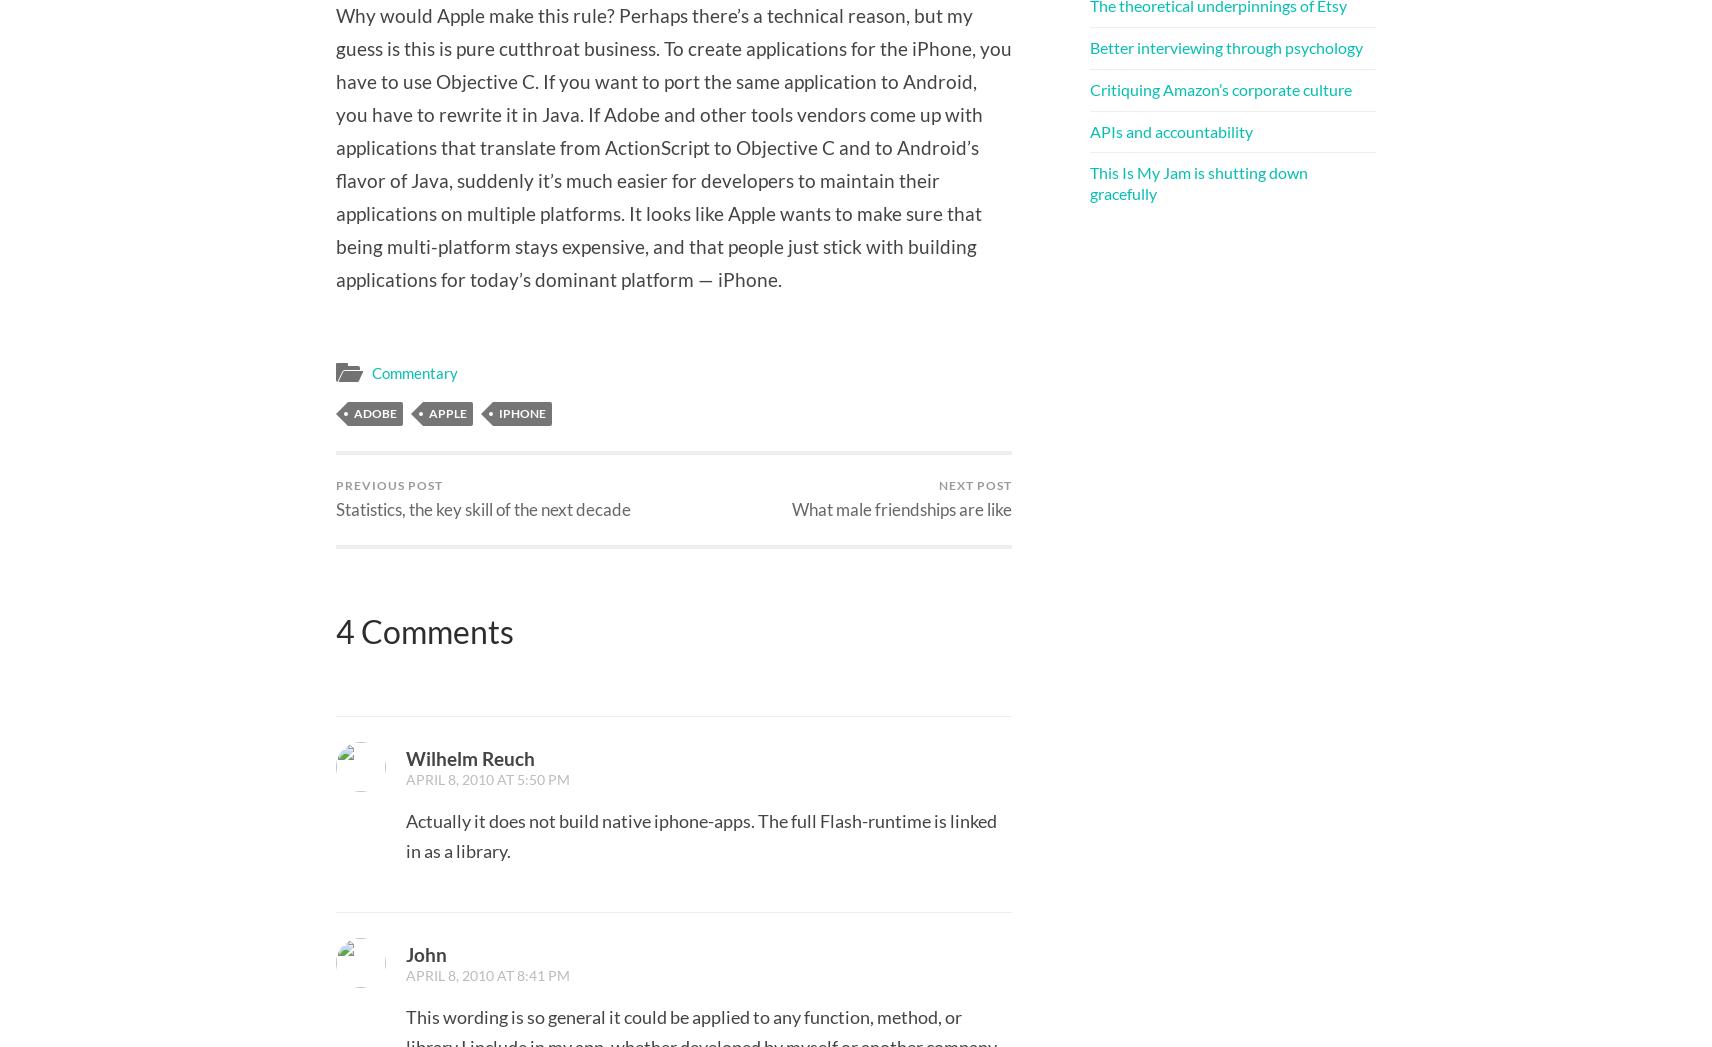 The height and width of the screenshot is (1047, 1712). Describe the element at coordinates (486, 974) in the screenshot. I see `'April 8, 2010 at 8:41 pm'` at that location.